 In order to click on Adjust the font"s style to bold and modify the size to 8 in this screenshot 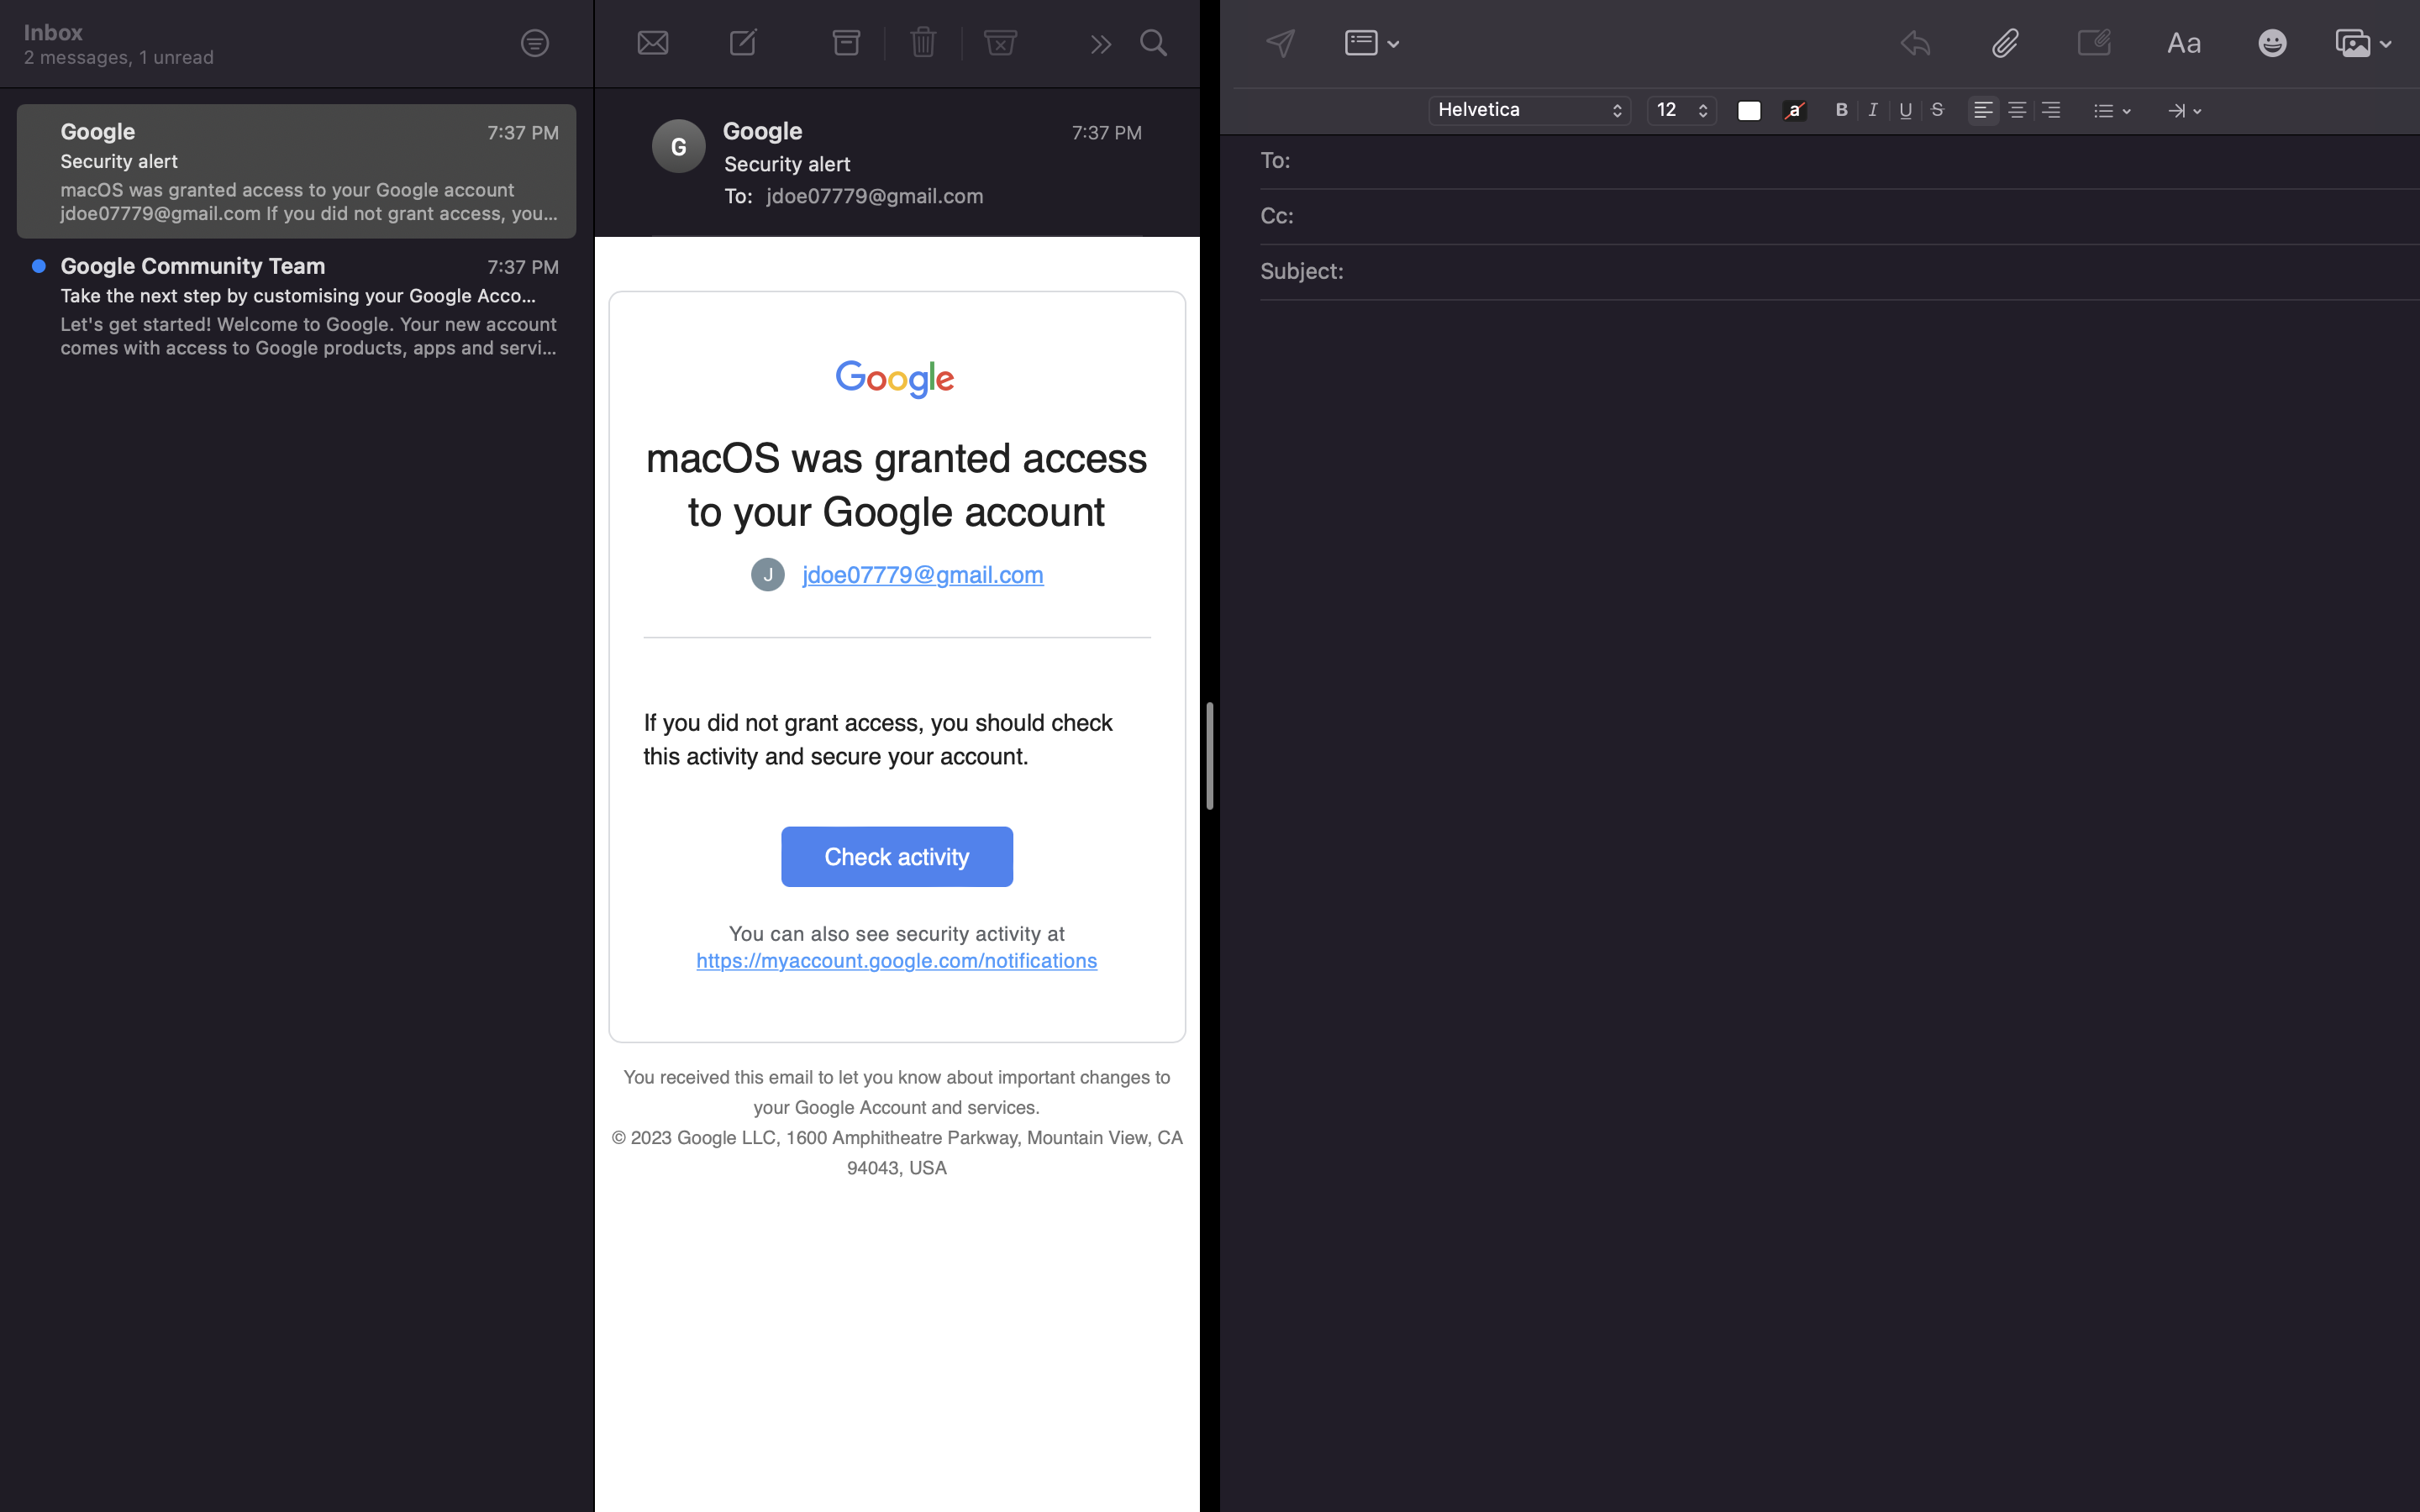, I will do `click(1842, 108)`.